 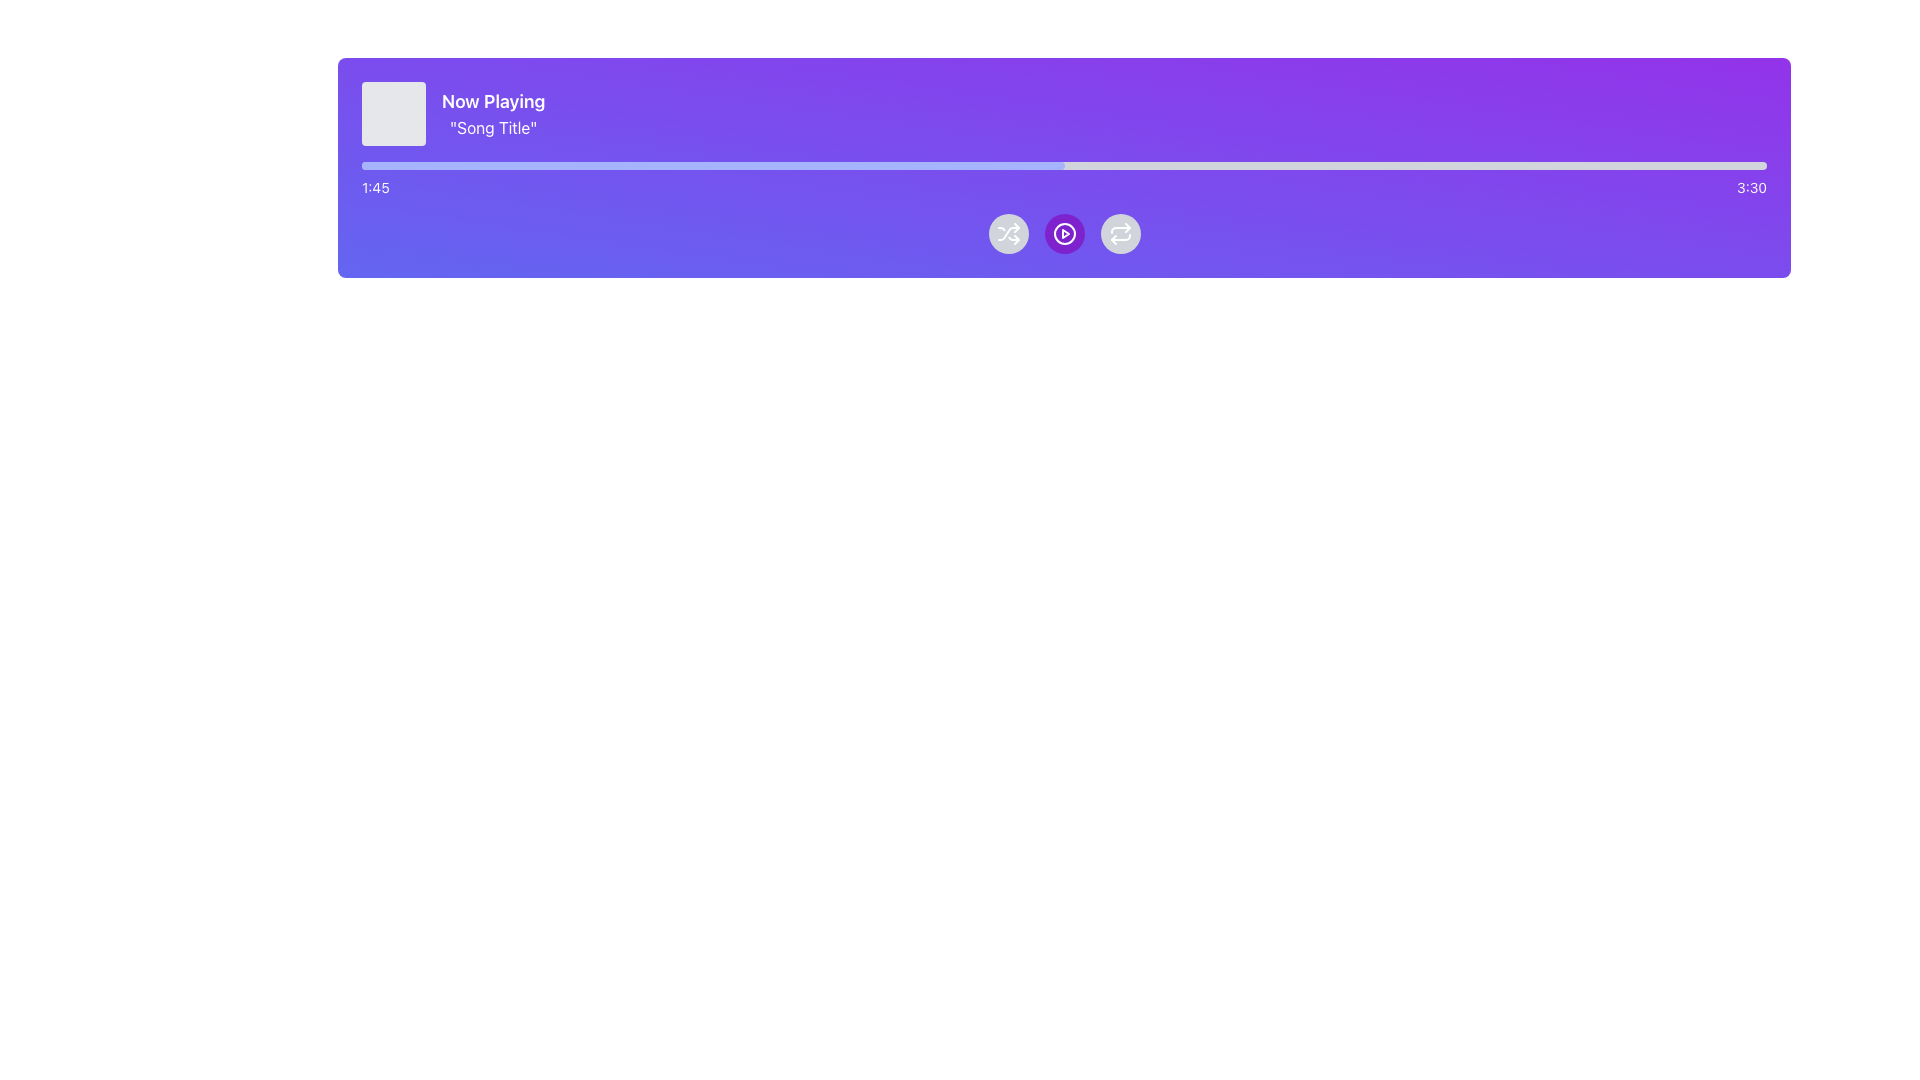 I want to click on the playback progress bar of the media player to seek a different playback position, so click(x=1063, y=180).